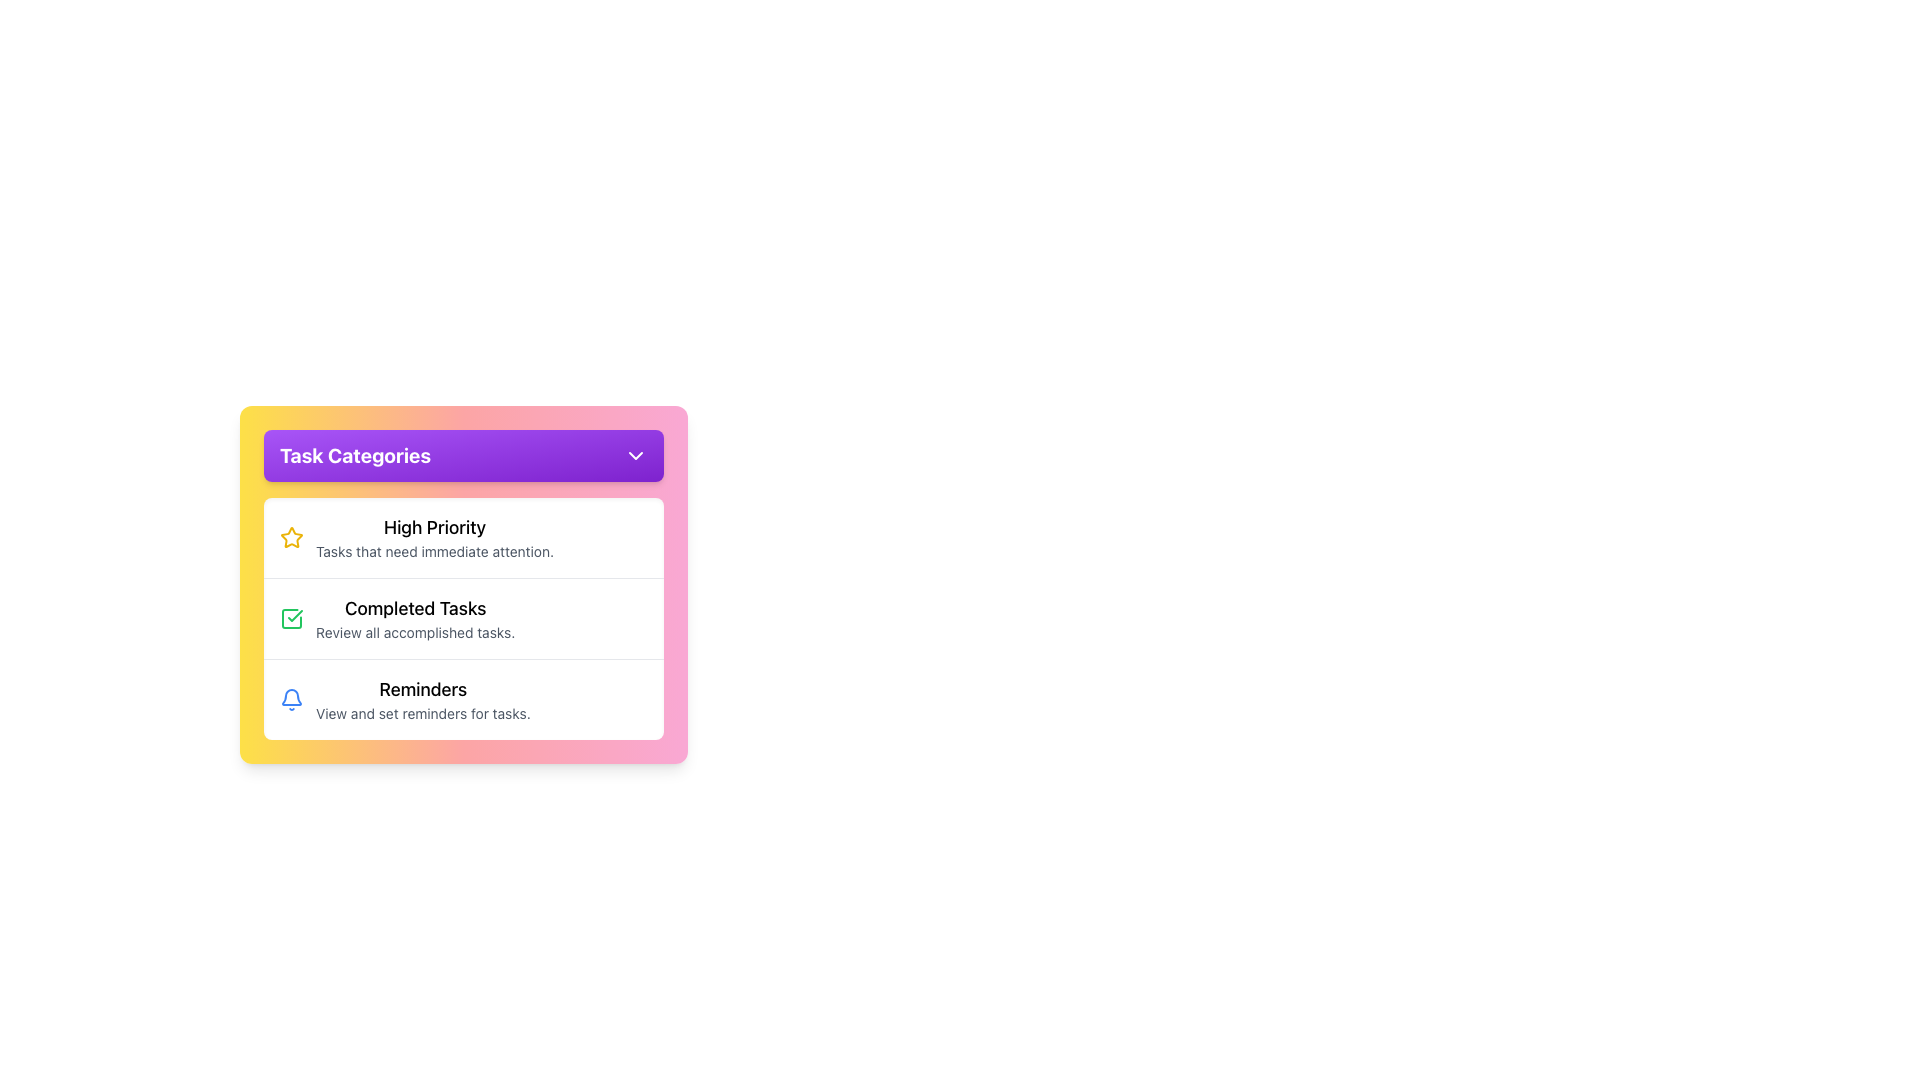  Describe the element at coordinates (463, 697) in the screenshot. I see `the List item that represents the reminders feature, located at the bottom of the 'Task Categories' card, below 'High Priority' and 'Completed Tasks'` at that location.